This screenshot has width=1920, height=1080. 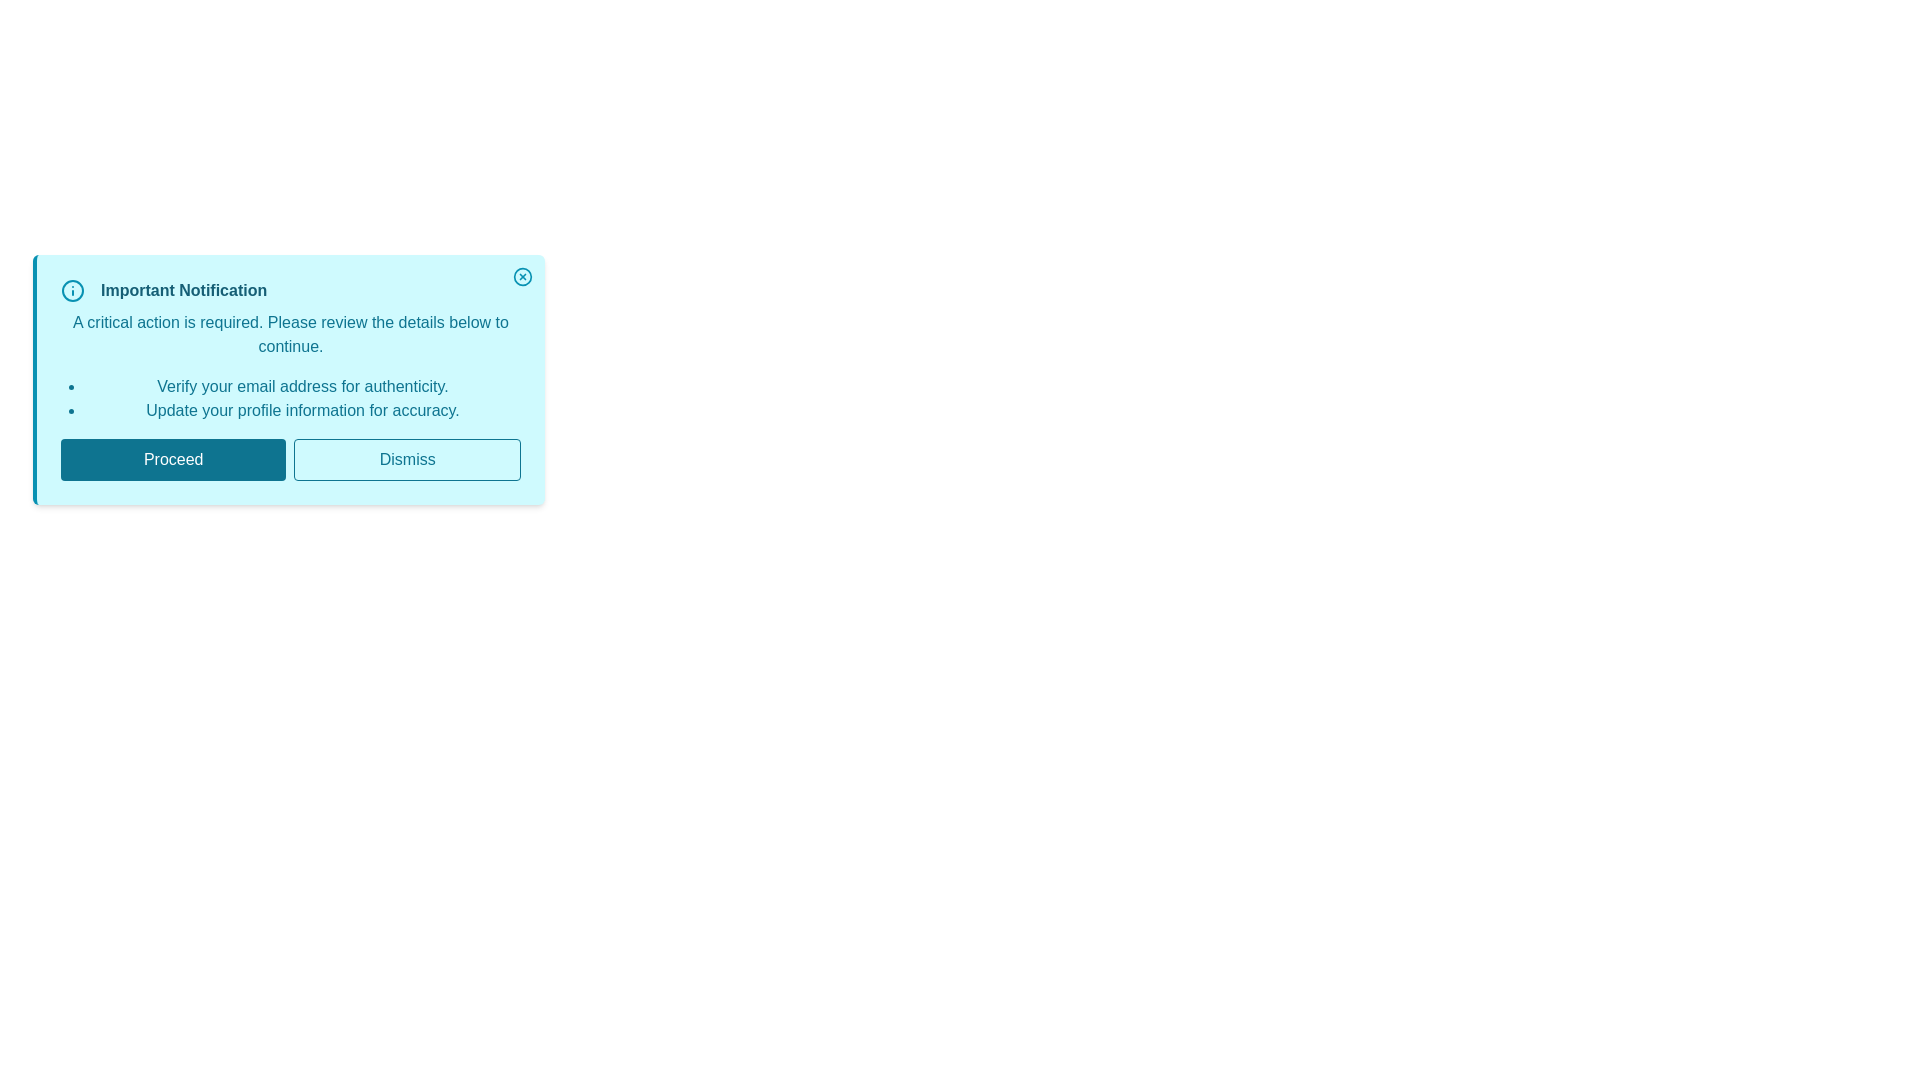 What do you see at coordinates (173, 459) in the screenshot?
I see `the Proceed button to observe its hover effect` at bounding box center [173, 459].